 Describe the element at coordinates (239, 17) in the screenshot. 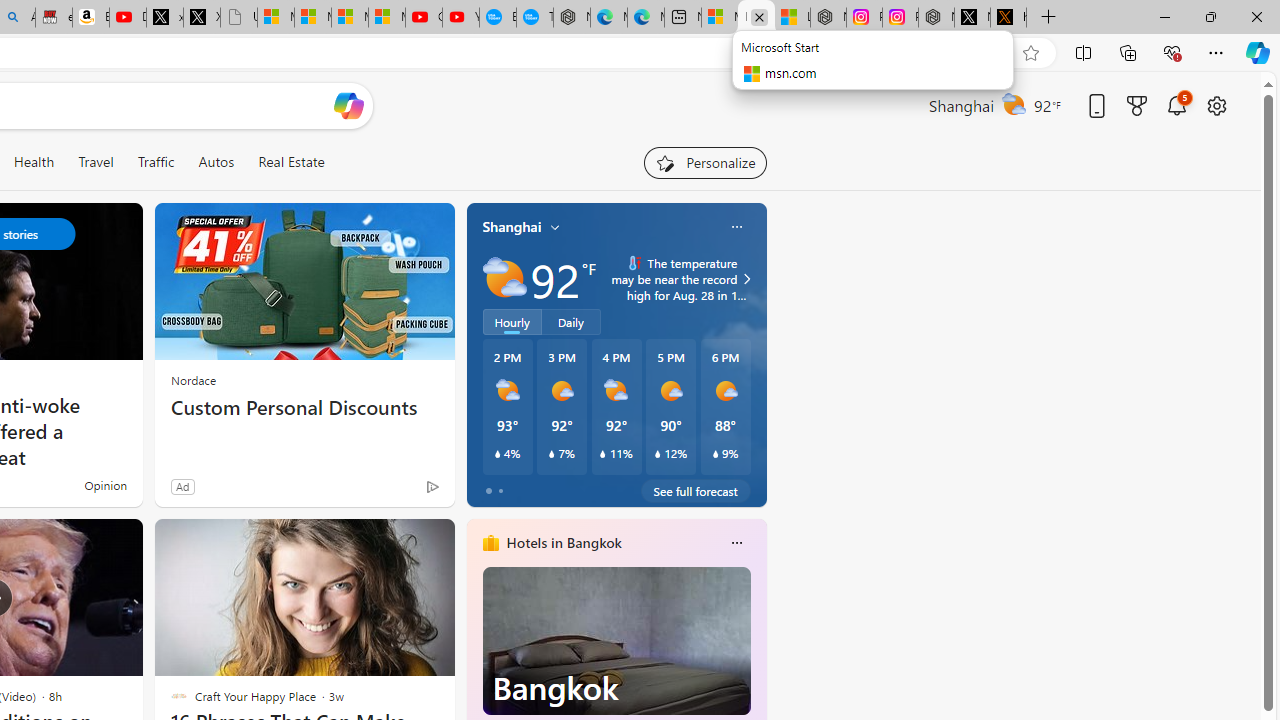

I see `'Untitled'` at that location.